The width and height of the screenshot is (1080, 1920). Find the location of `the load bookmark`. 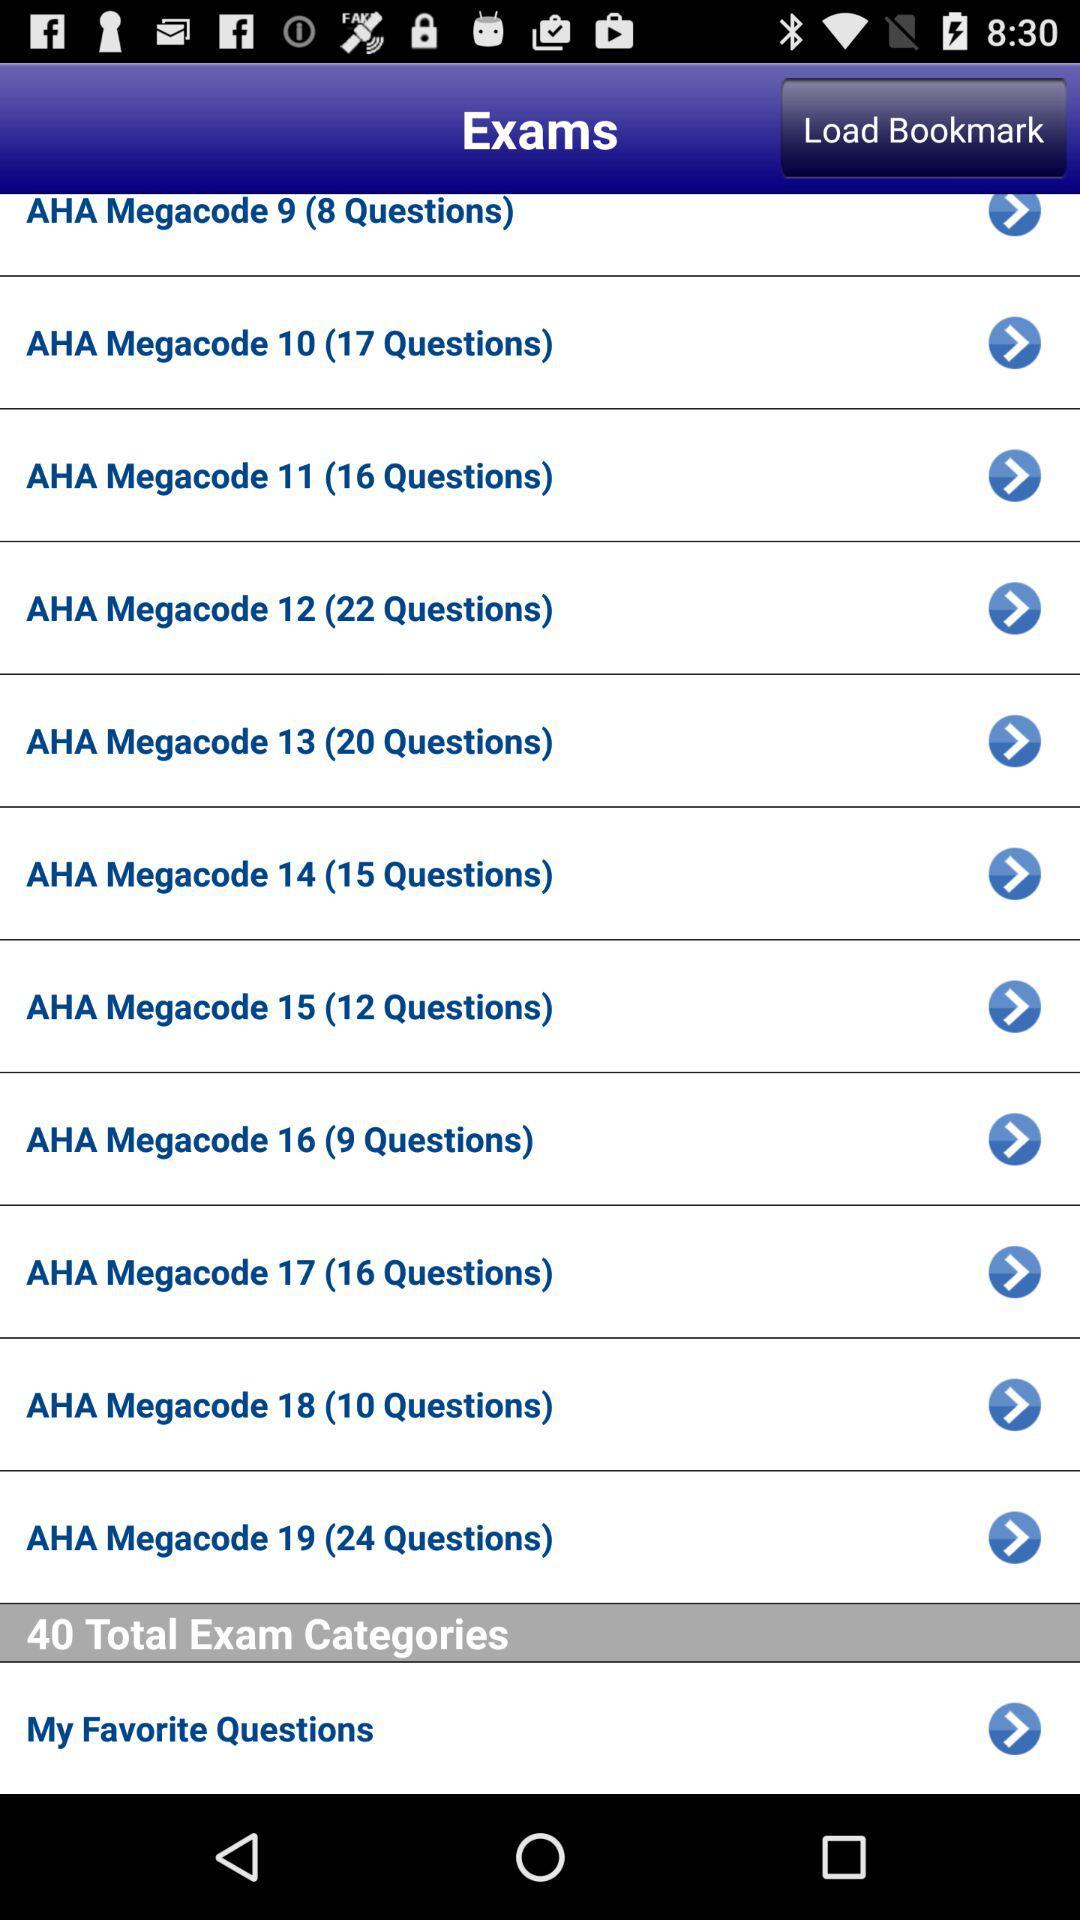

the load bookmark is located at coordinates (923, 127).